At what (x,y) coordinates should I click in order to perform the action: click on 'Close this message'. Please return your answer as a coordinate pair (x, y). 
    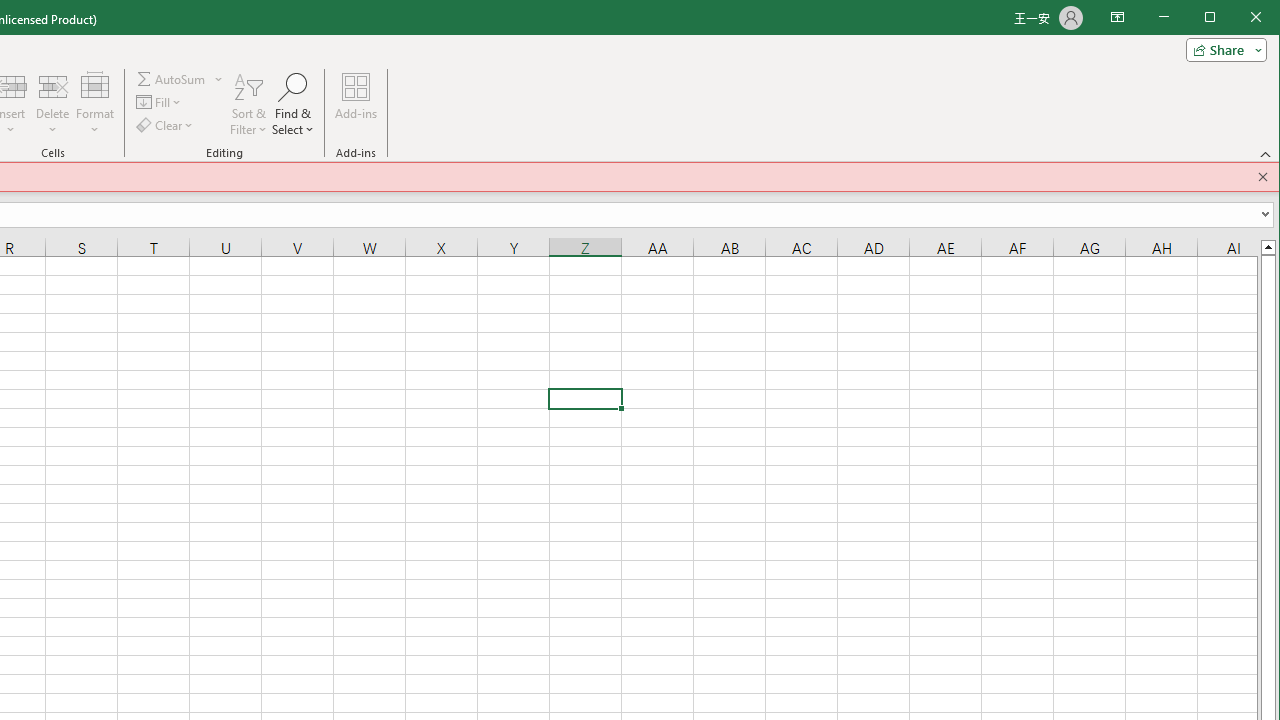
    Looking at the image, I should click on (1262, 175).